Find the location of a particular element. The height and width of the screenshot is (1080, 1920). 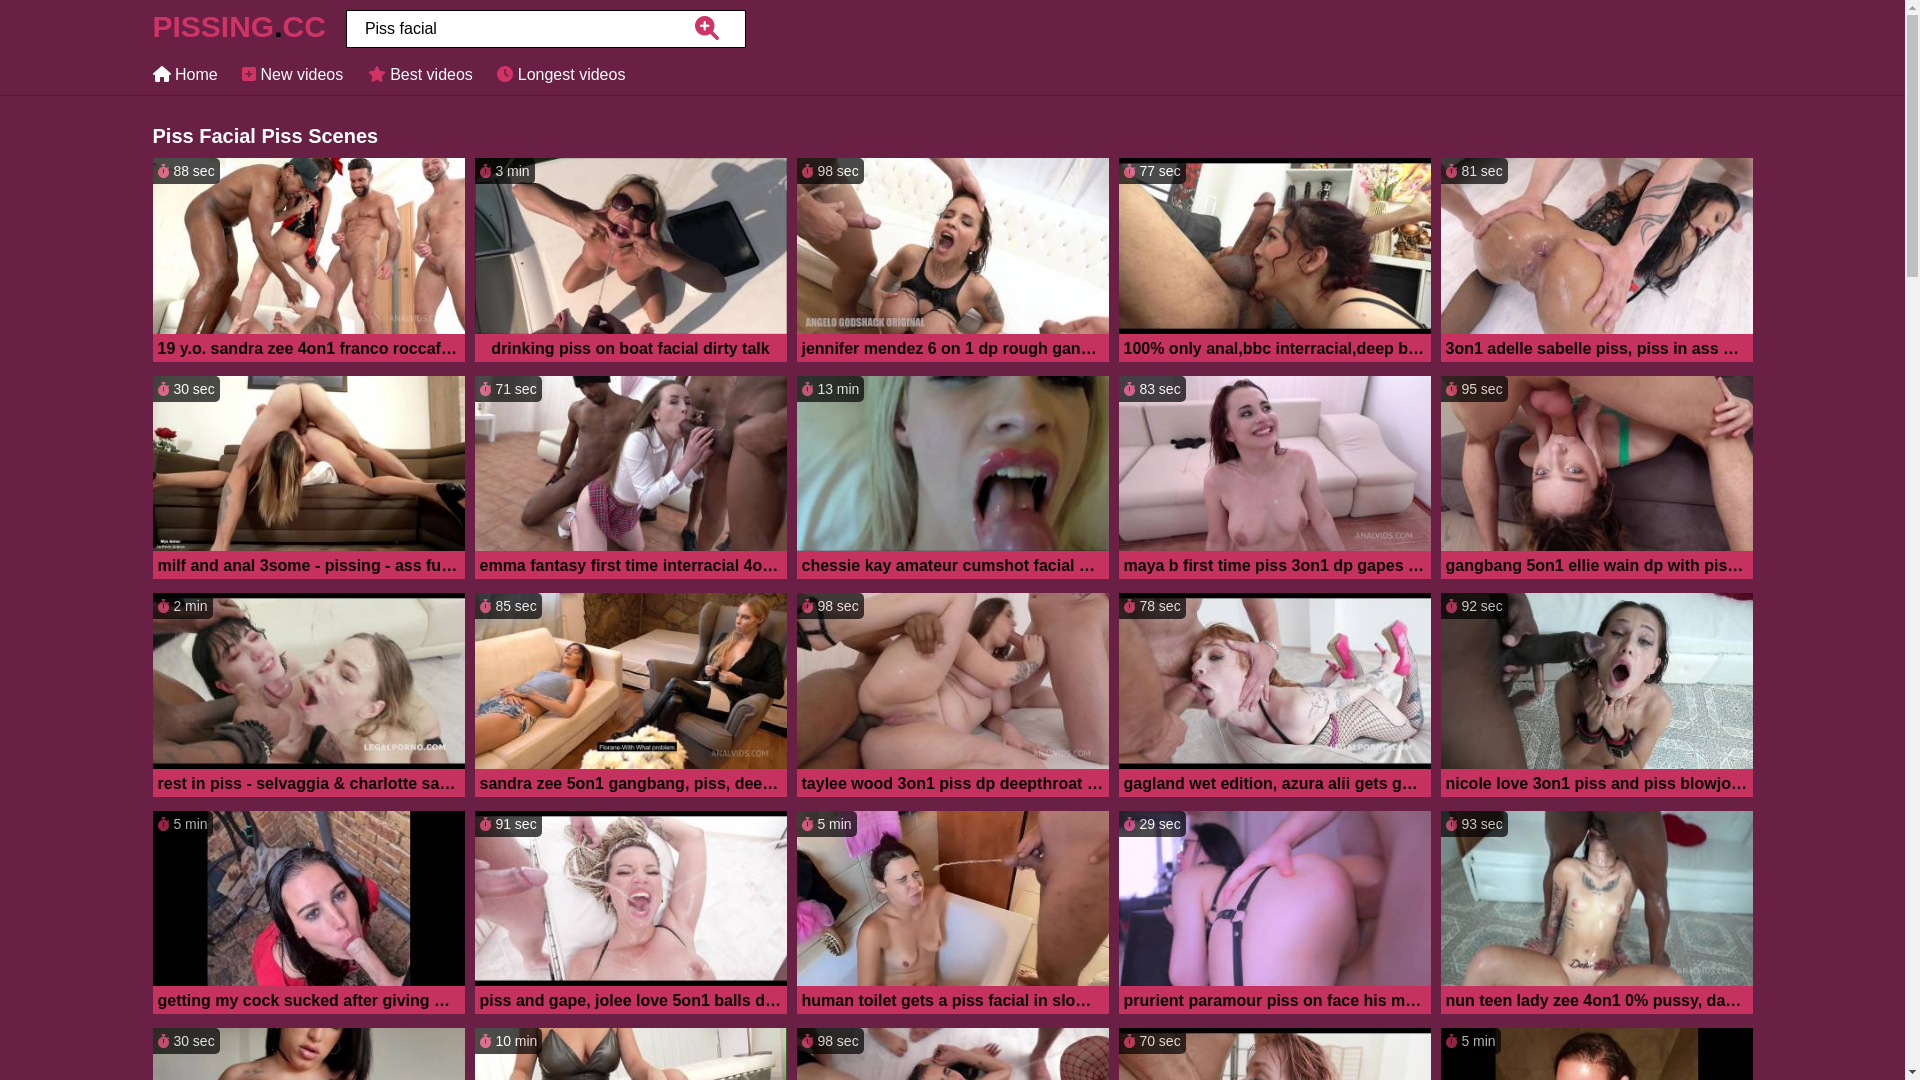

'3 min is located at coordinates (628, 261).